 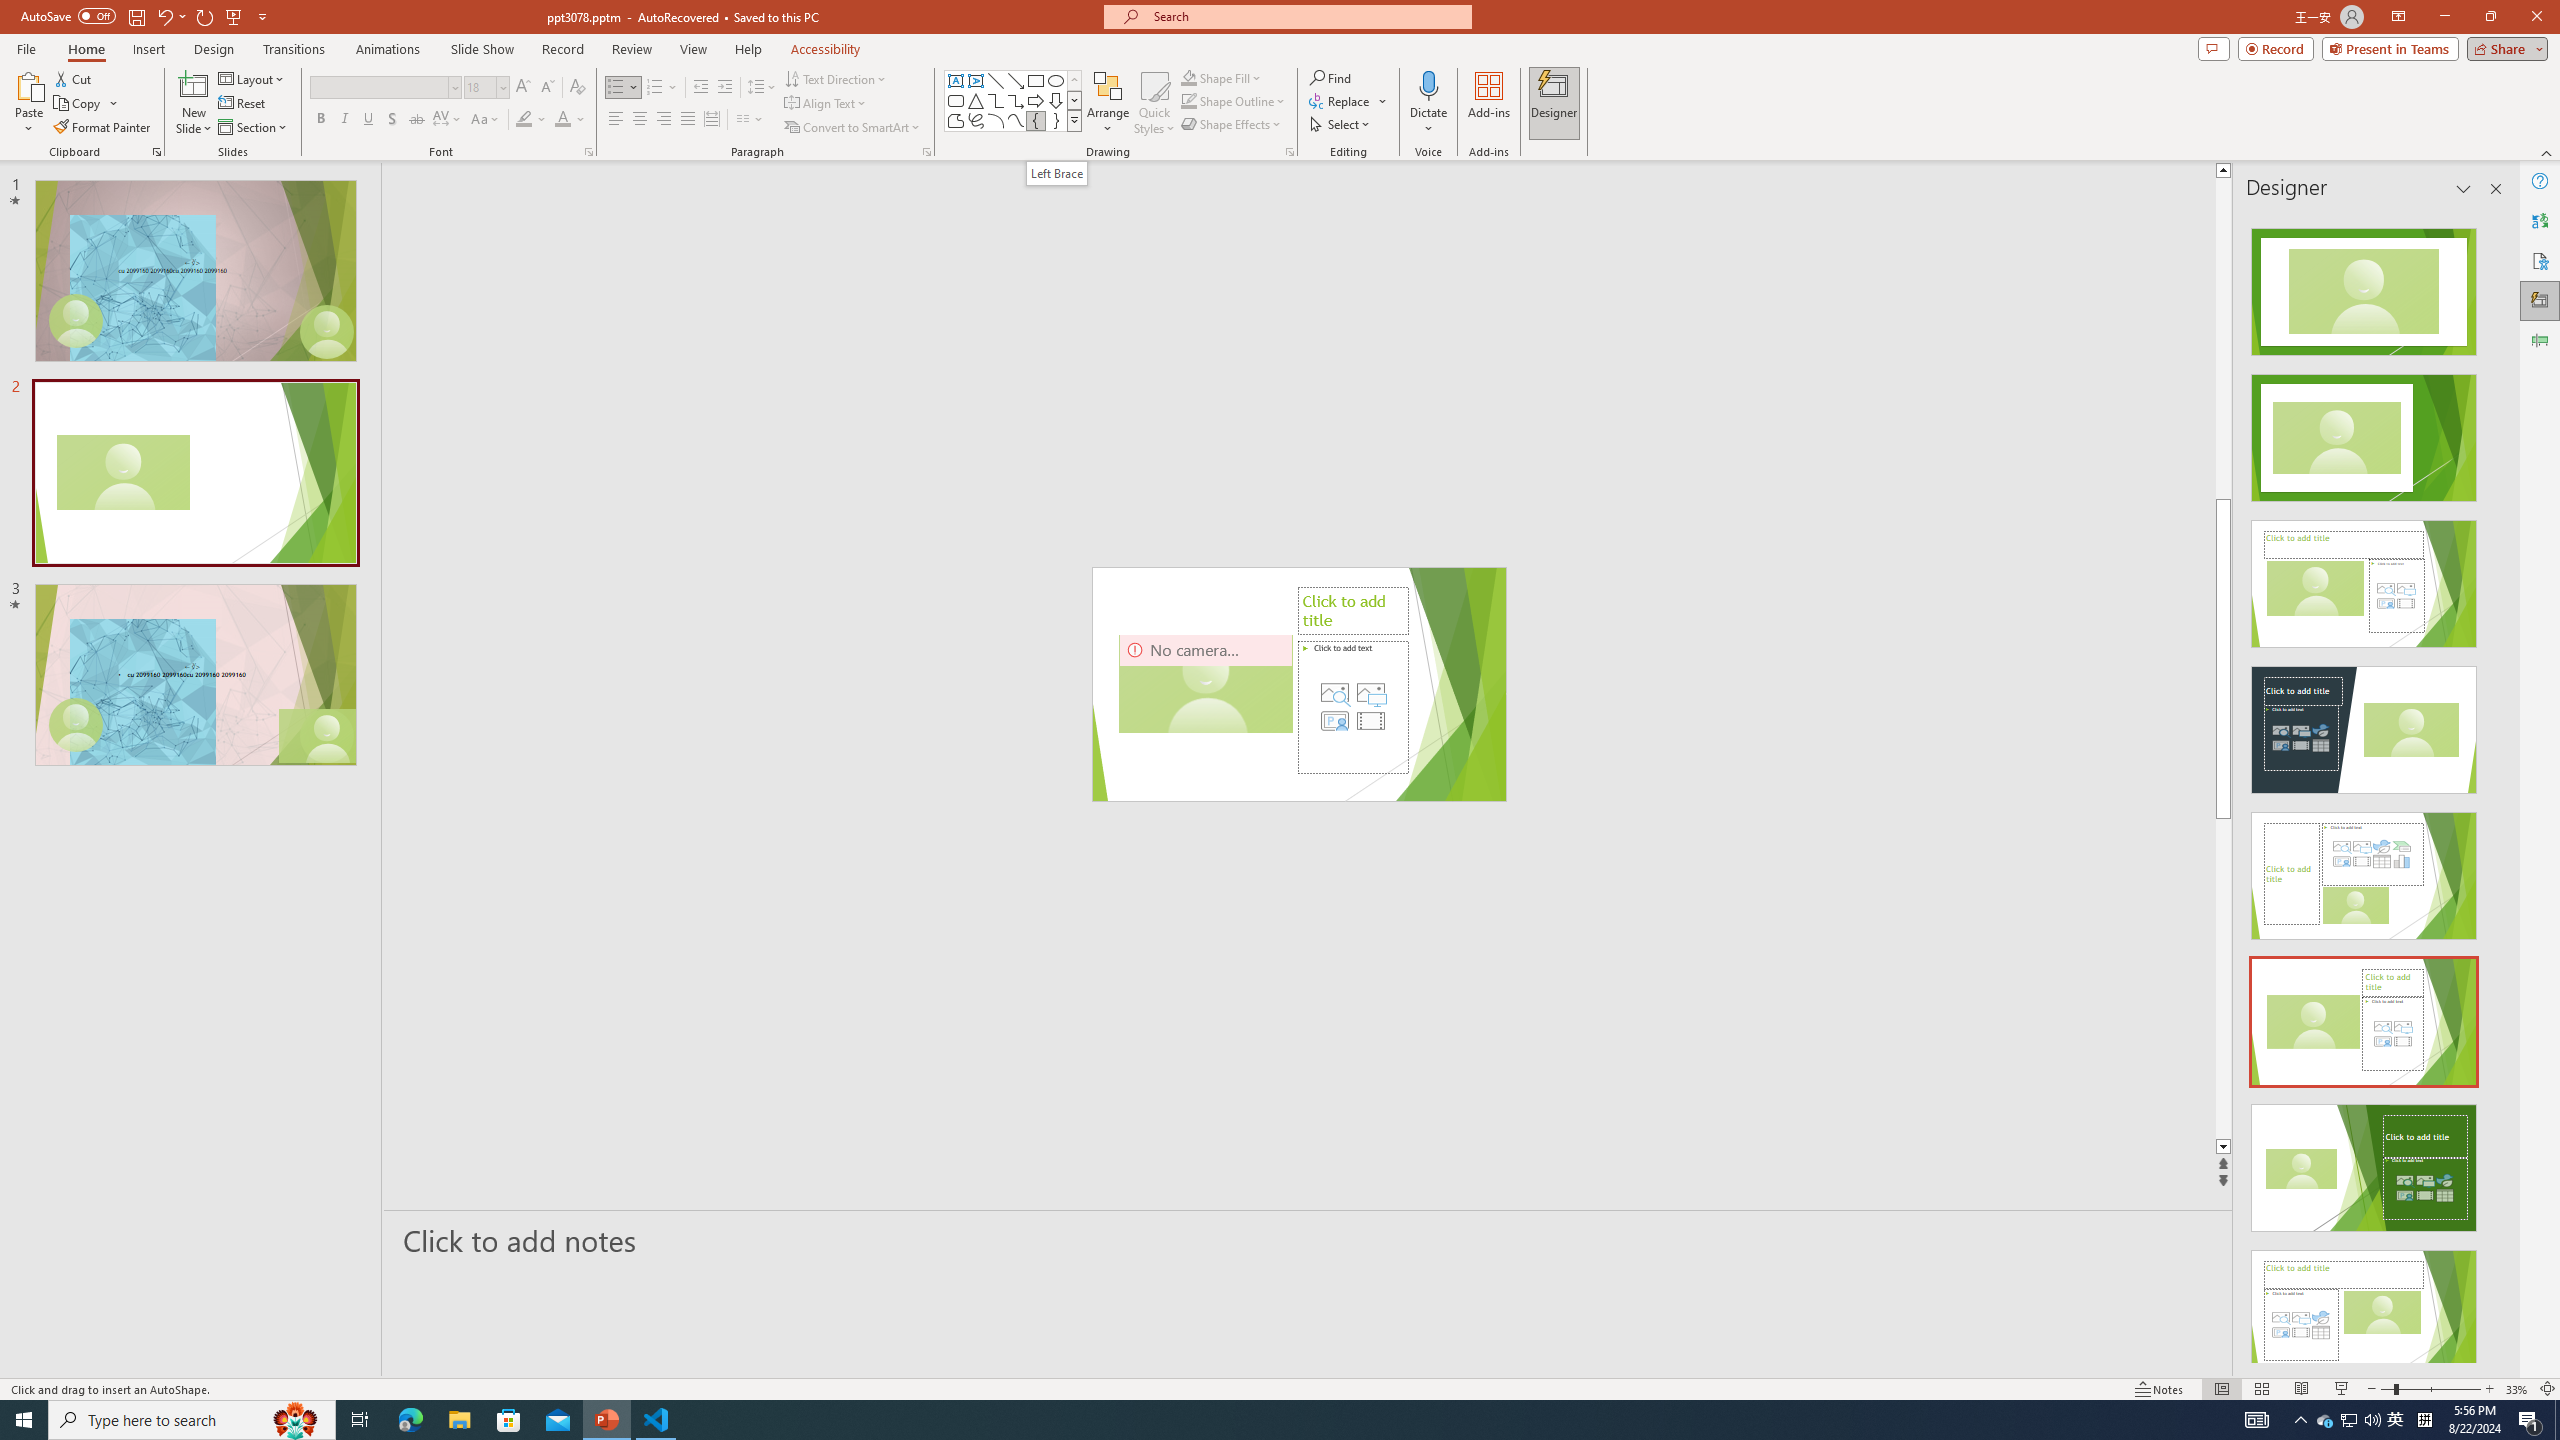 What do you see at coordinates (663, 87) in the screenshot?
I see `'Numbering'` at bounding box center [663, 87].